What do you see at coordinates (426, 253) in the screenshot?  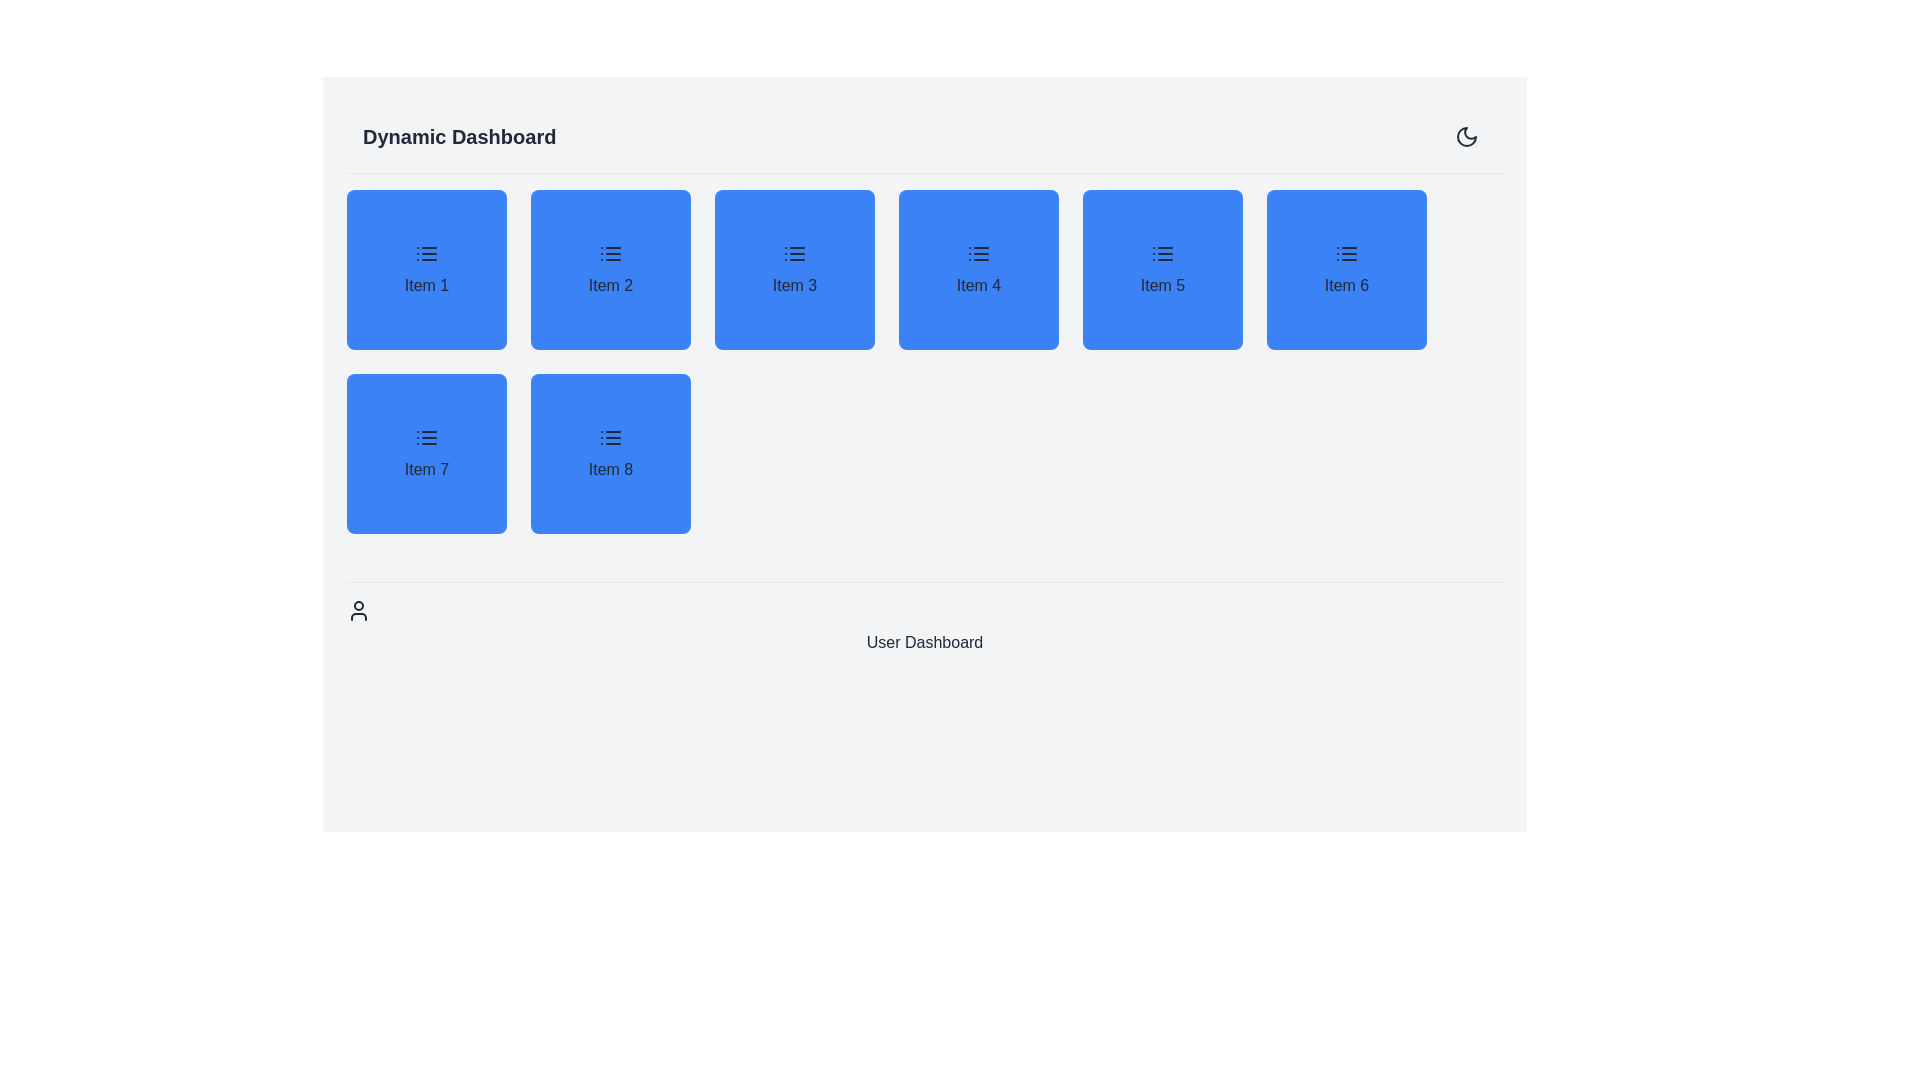 I see `the icon represented by three horizontal lines inside the blue square tile labeled 'Item 1', located centrally in the first tile of the grid under 'Dynamic Dashboard'` at bounding box center [426, 253].